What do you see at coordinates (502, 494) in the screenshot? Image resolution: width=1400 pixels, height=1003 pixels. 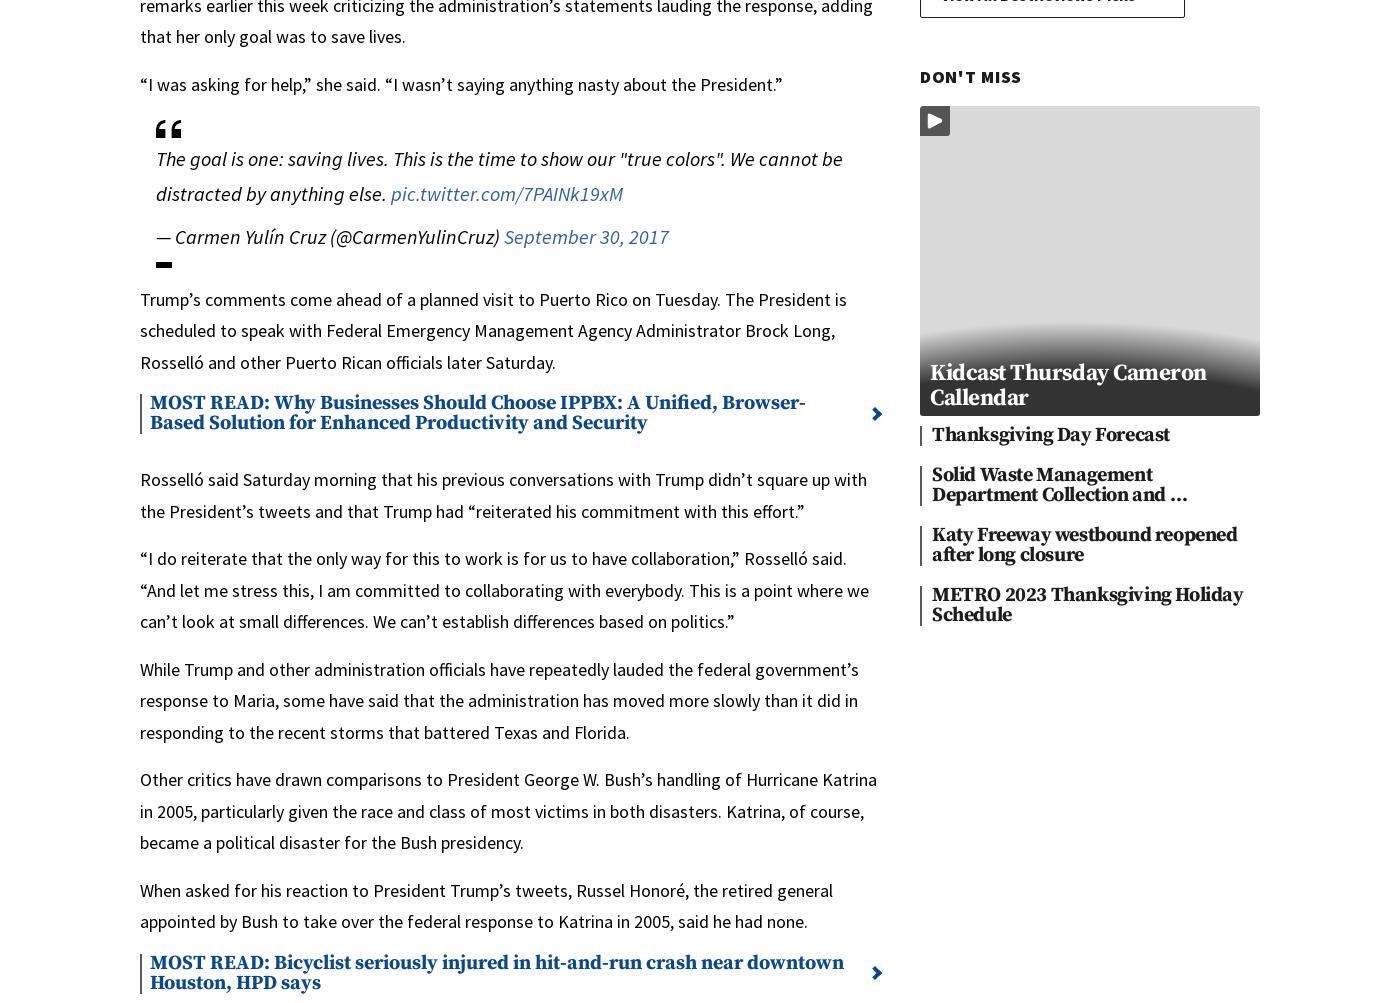 I see `'Rosselló said Saturday morning that his previous conversations with Trump didn’t square up with the President’s tweets and that Trump had “reiterated his commitment with this effort.”'` at bounding box center [502, 494].